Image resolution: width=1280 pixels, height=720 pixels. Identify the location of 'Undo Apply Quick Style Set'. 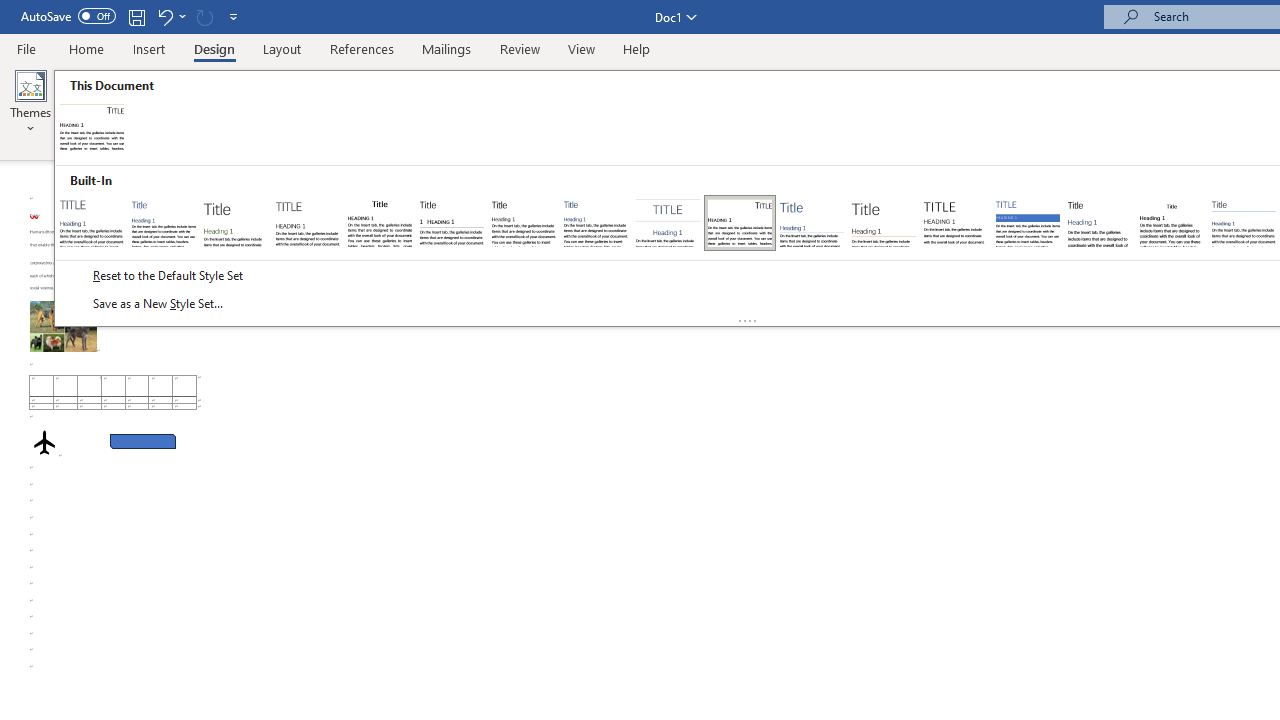
(164, 16).